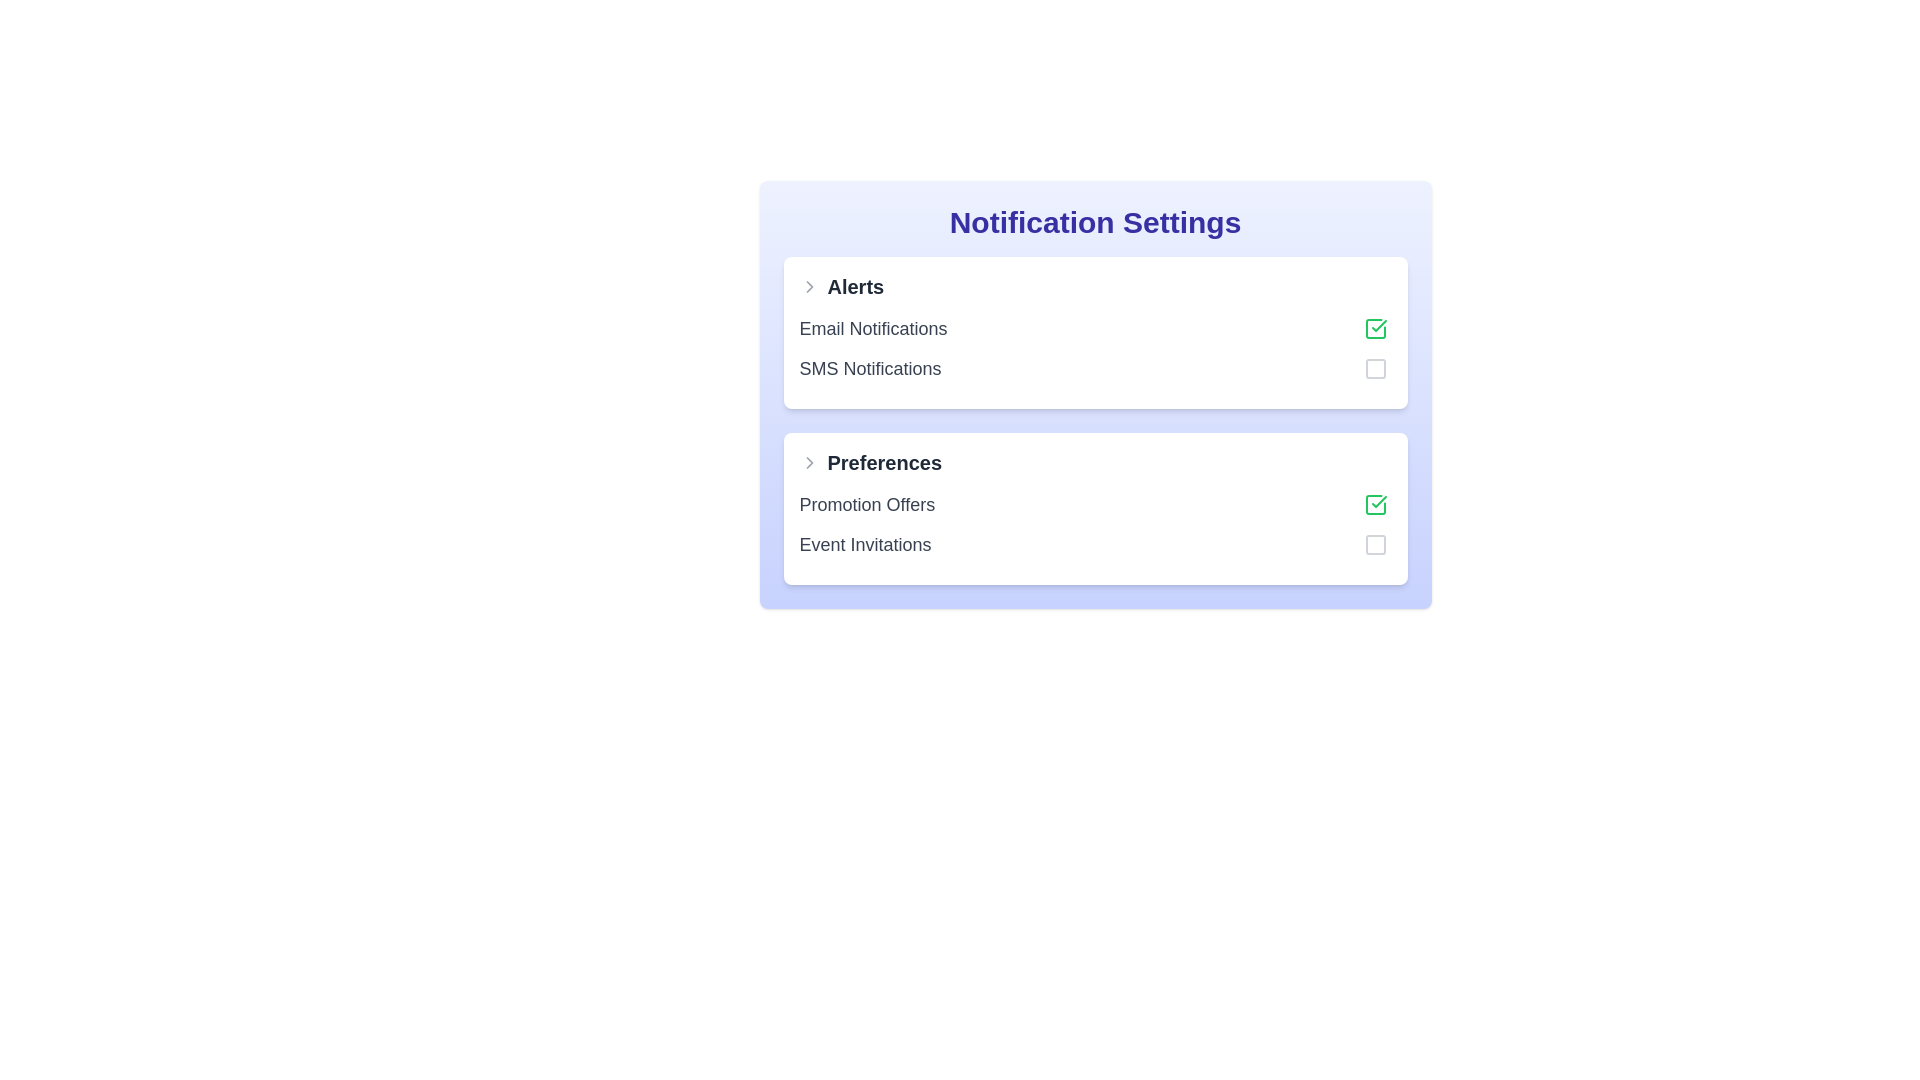  Describe the element at coordinates (1374, 544) in the screenshot. I see `the interactive checkbox element located at the bottom-right corner of the 'Event Invitations' row in the 'Preferences' section of the 'Notification Settings' panel` at that location.